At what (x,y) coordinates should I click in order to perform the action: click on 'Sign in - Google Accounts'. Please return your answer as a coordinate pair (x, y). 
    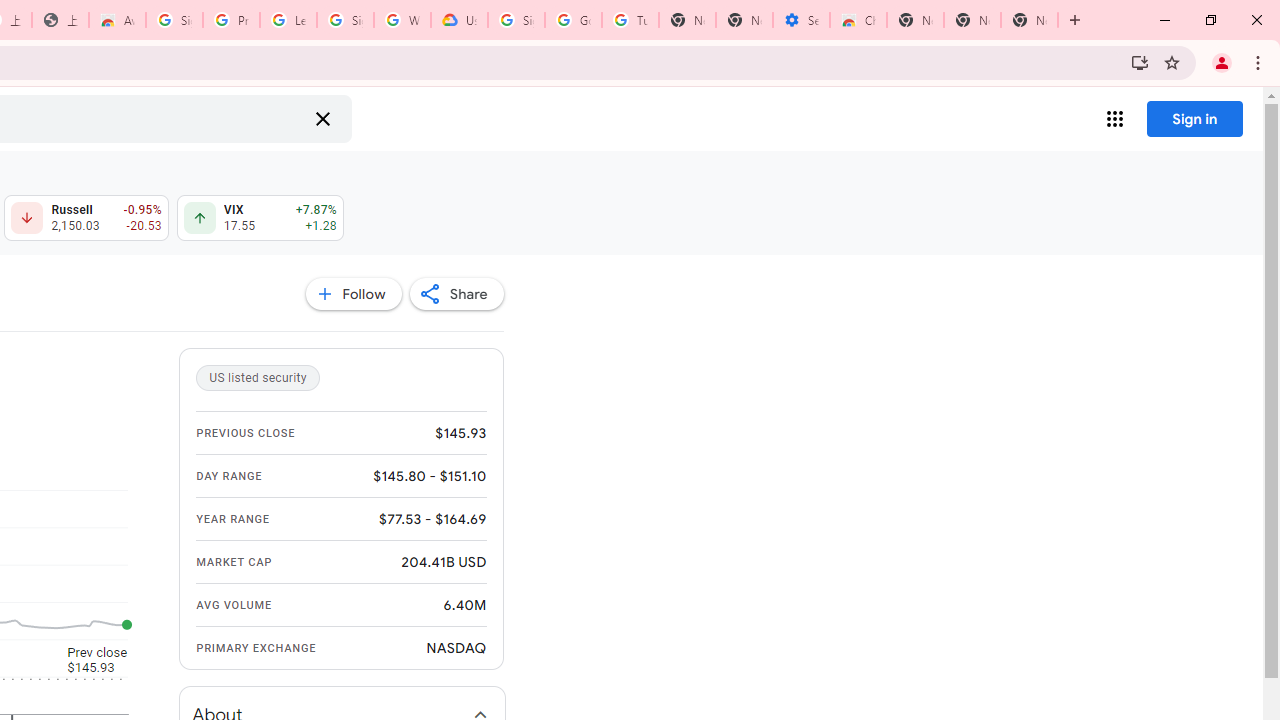
    Looking at the image, I should click on (174, 20).